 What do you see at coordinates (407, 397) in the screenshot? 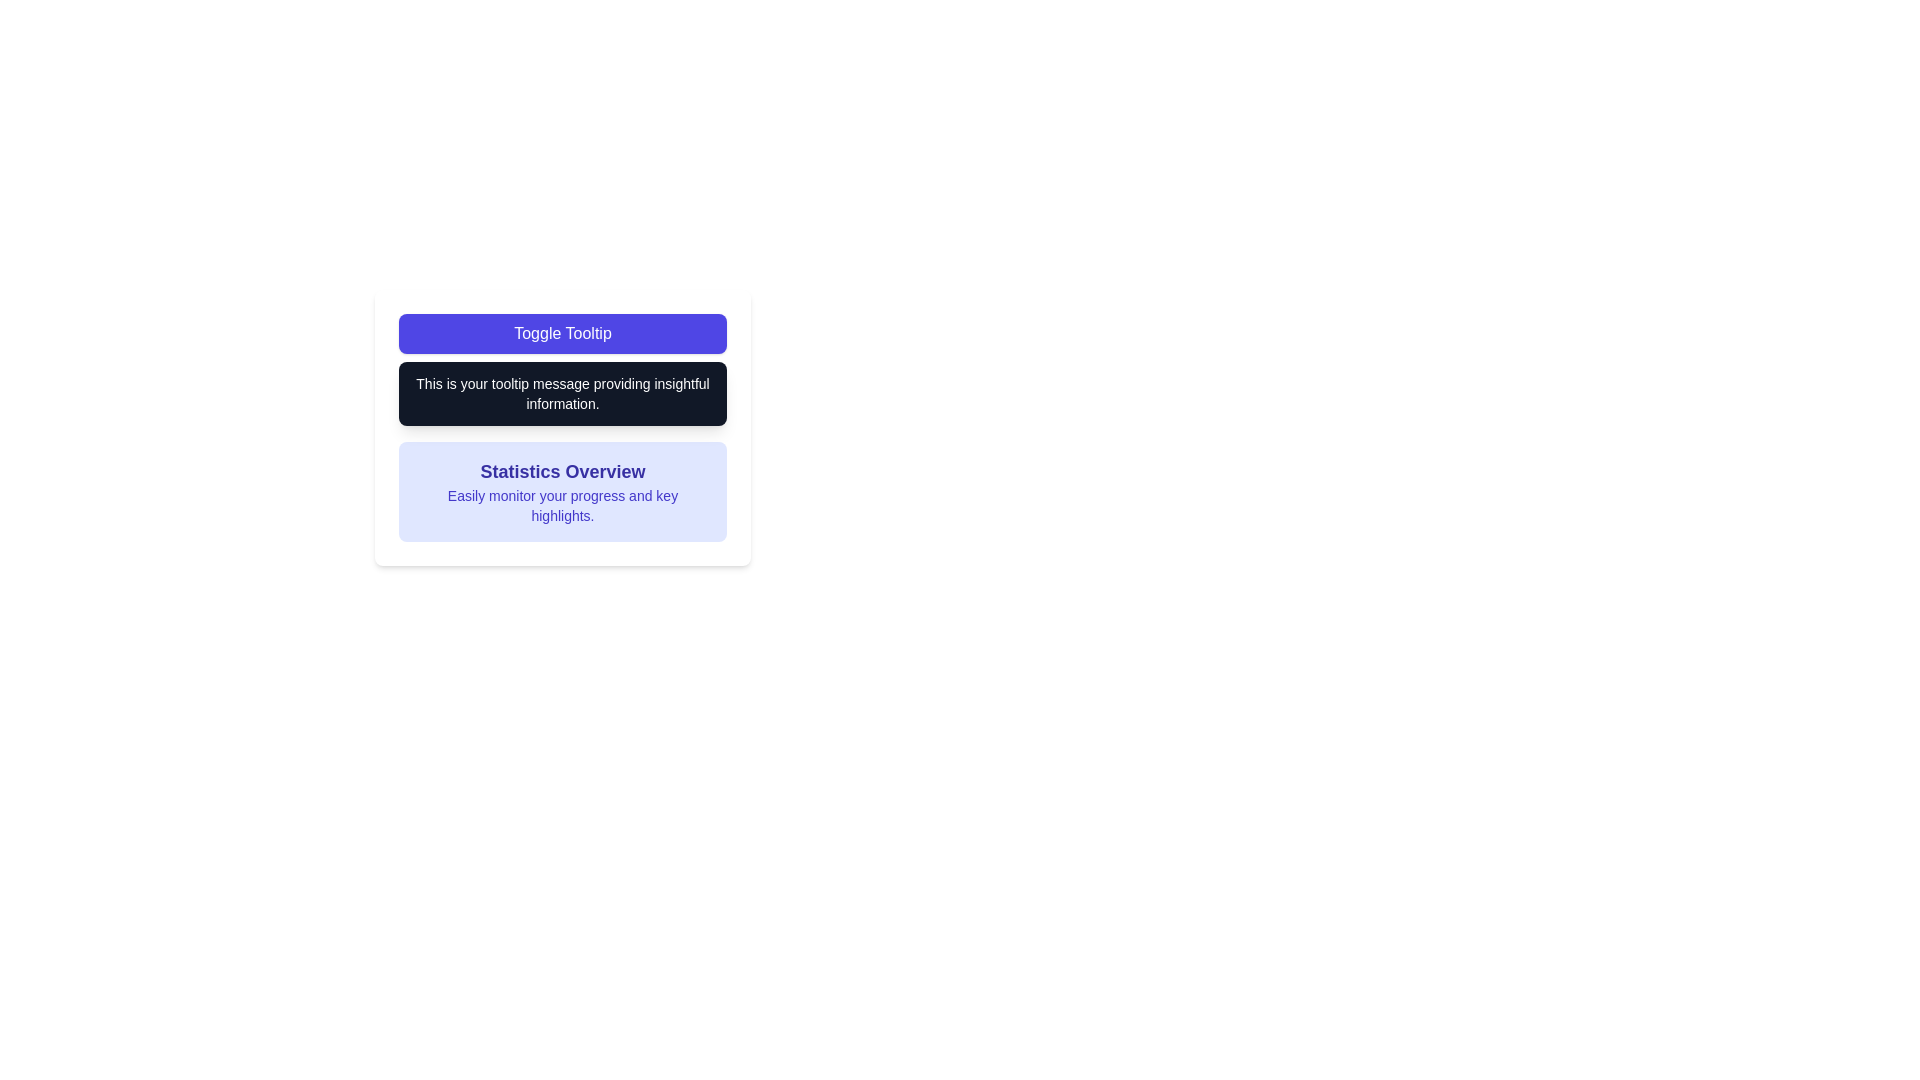
I see `the circular outlined information icon with a blue outline, located near the top left of the tooltip message that says 'Hover over components` at bounding box center [407, 397].